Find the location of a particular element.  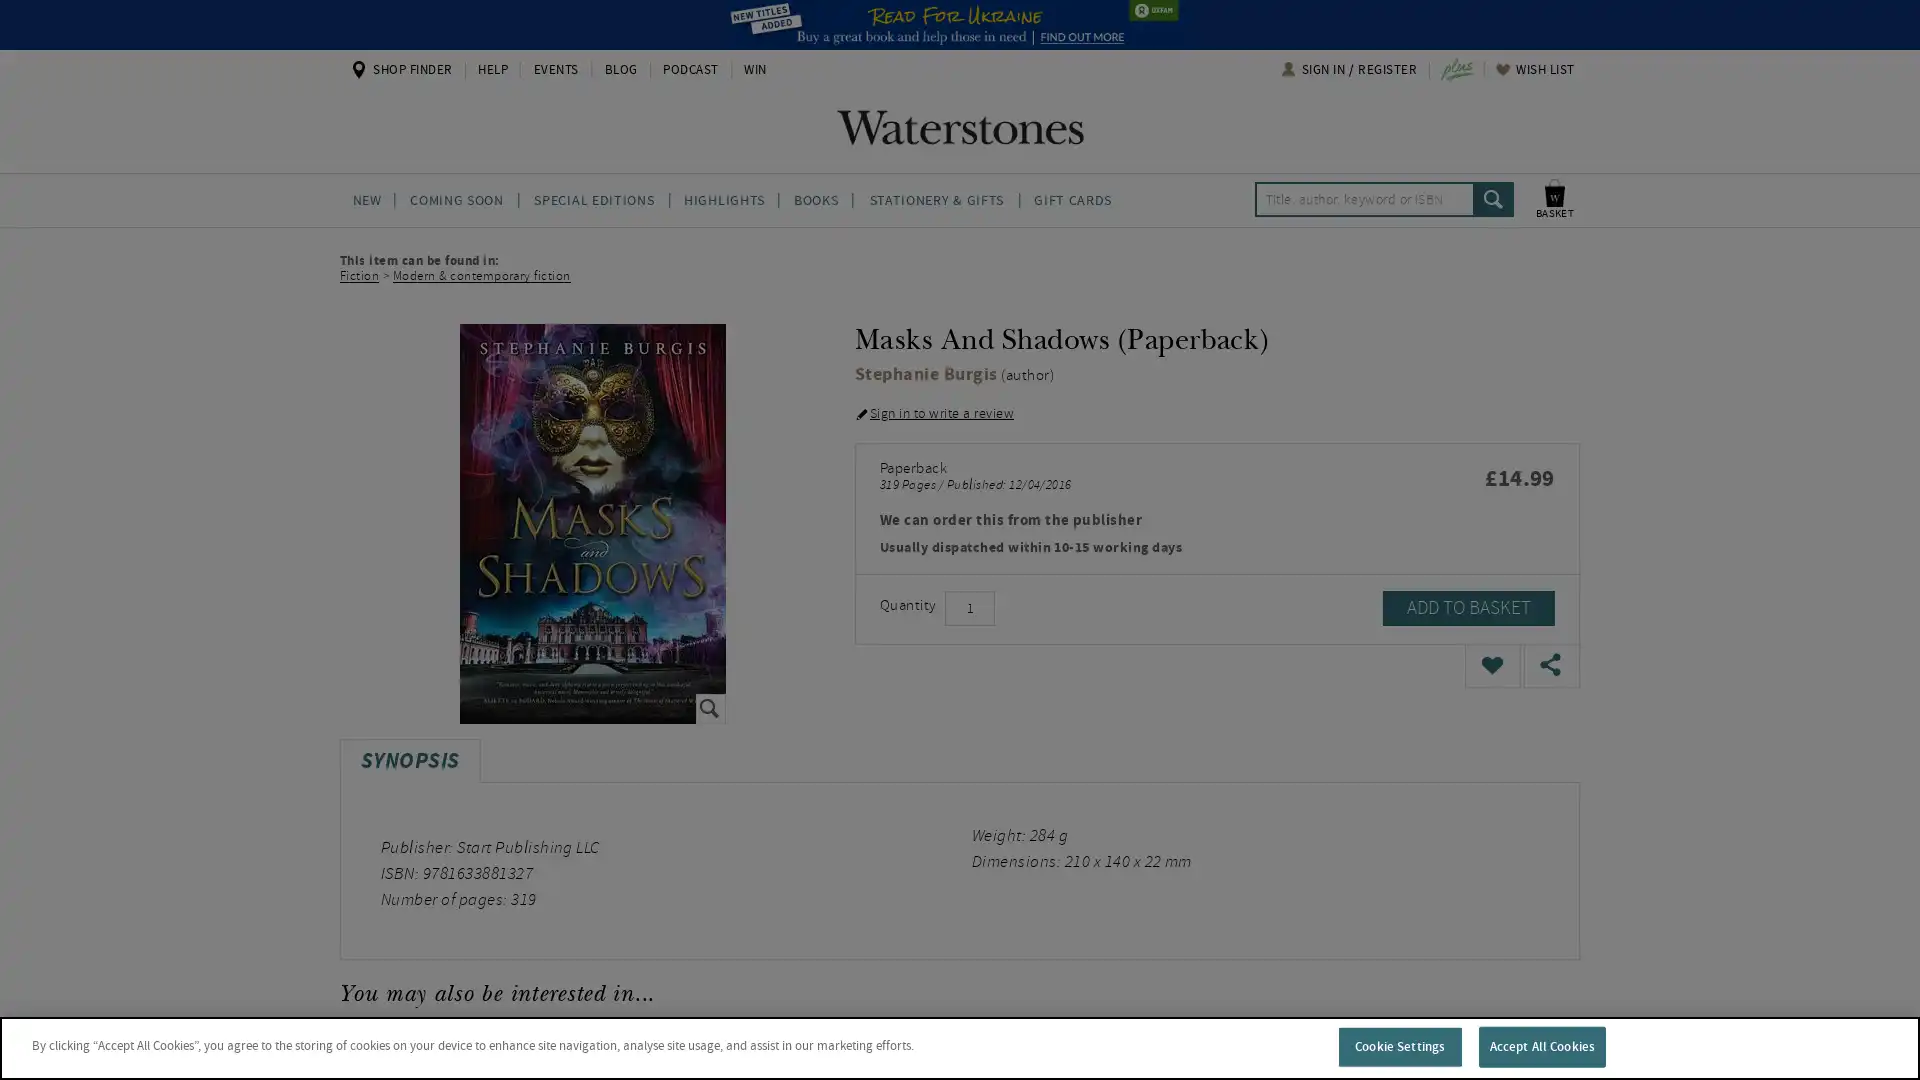

Cookie Settings is located at coordinates (1398, 1045).